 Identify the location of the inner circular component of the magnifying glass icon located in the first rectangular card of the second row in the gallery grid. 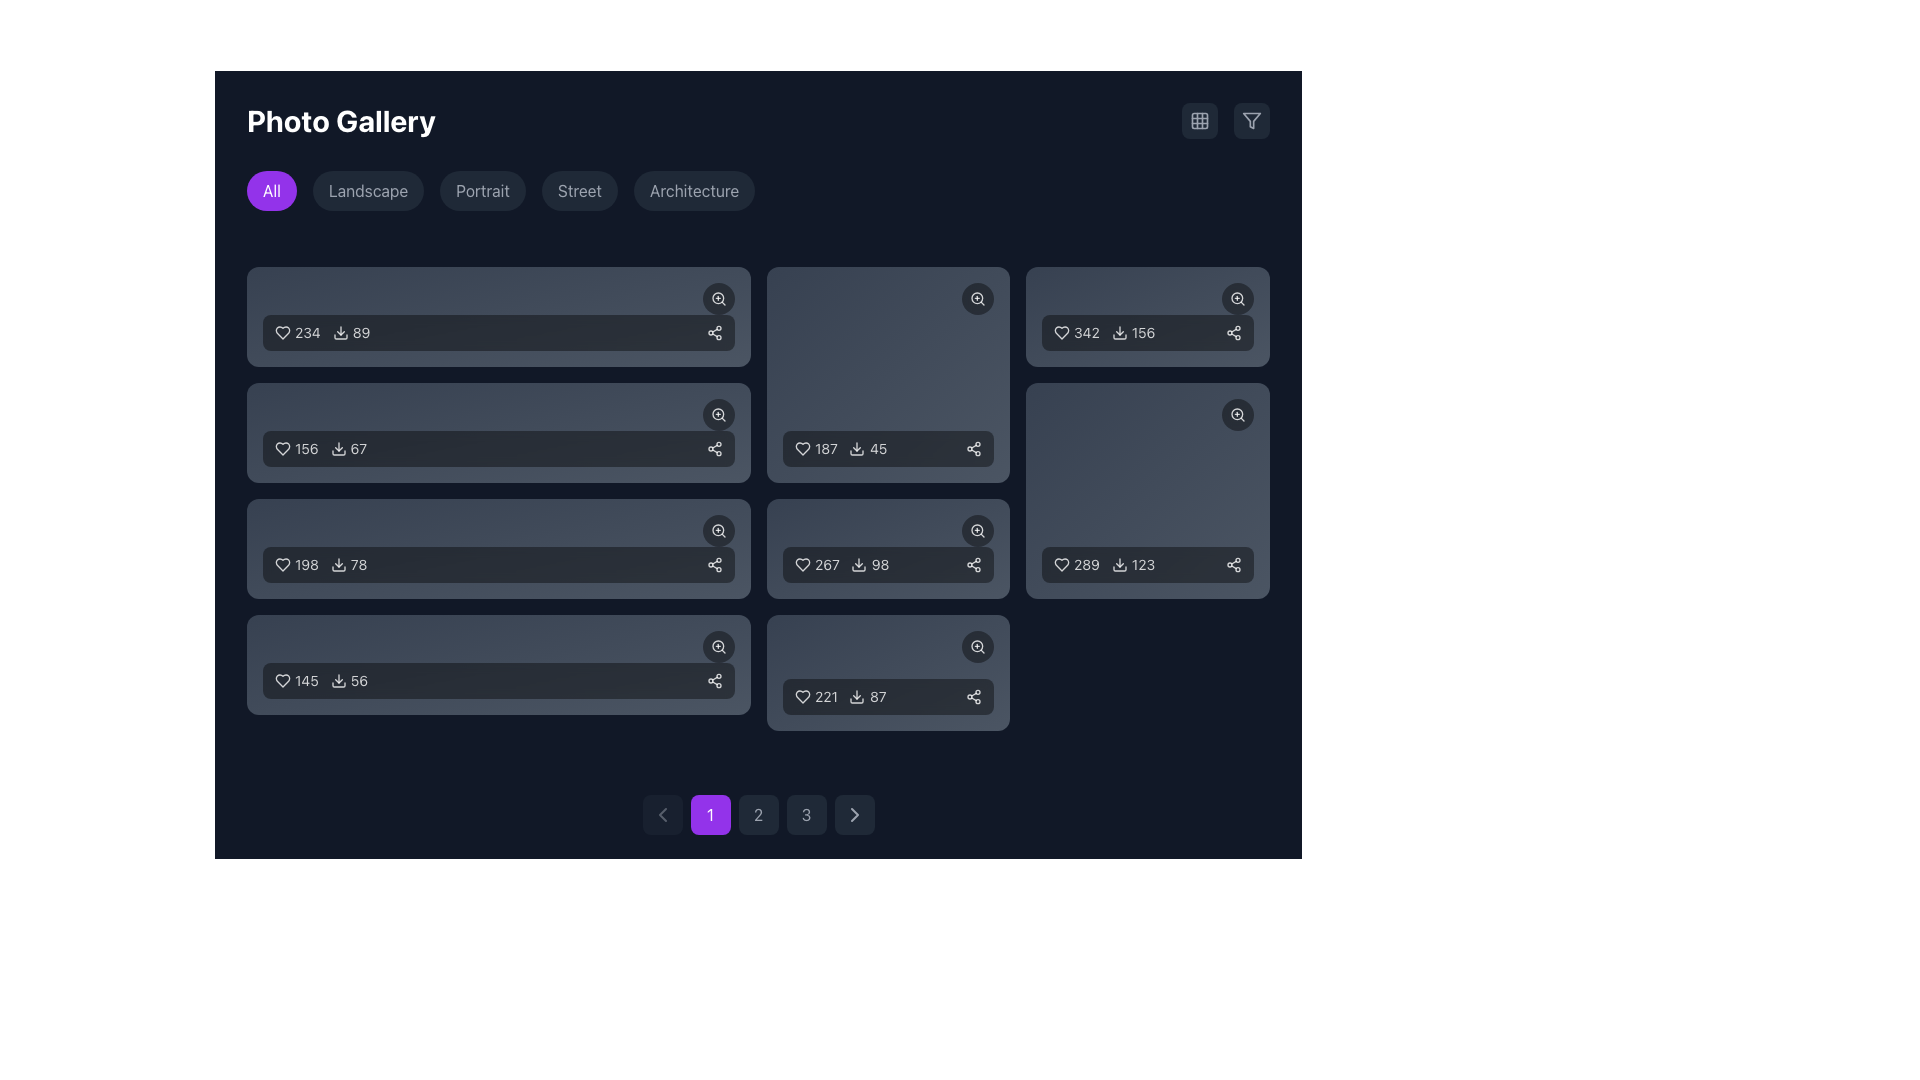
(717, 298).